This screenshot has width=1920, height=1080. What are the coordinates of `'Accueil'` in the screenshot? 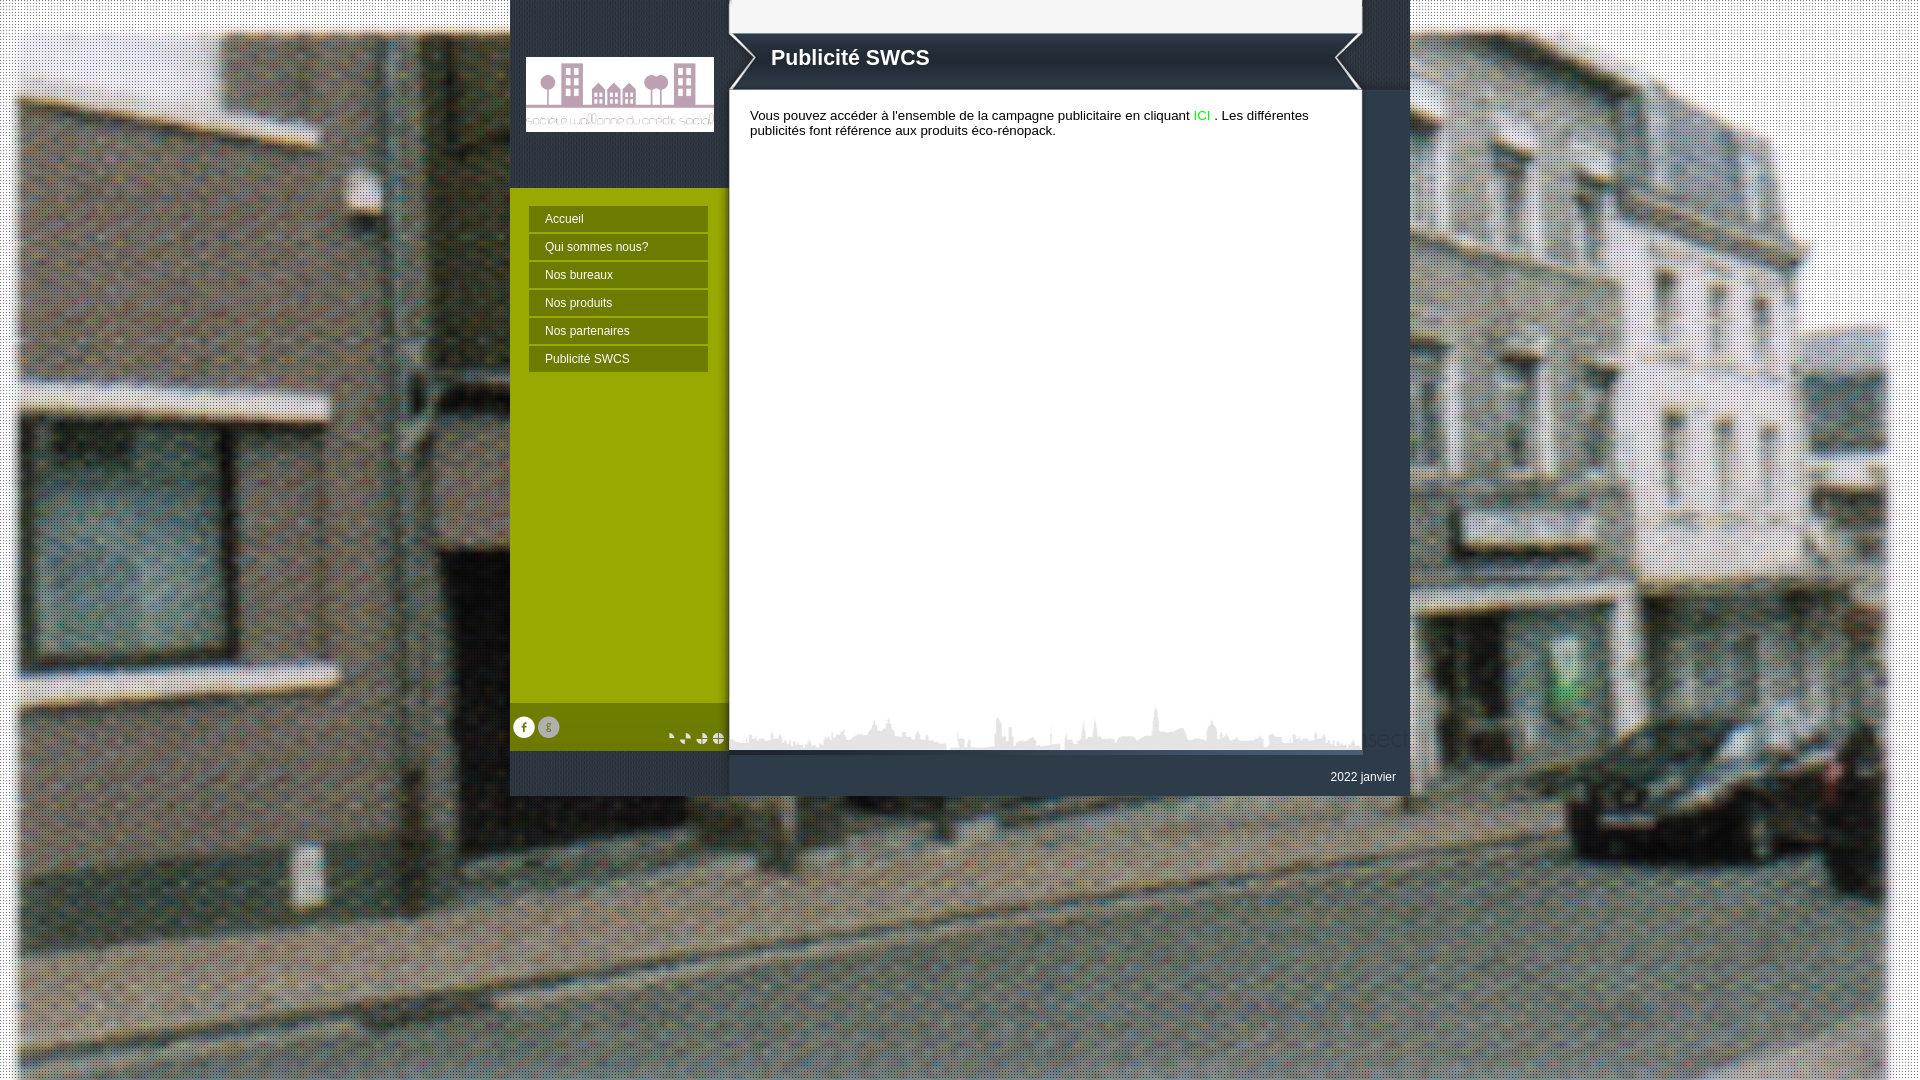 It's located at (617, 219).